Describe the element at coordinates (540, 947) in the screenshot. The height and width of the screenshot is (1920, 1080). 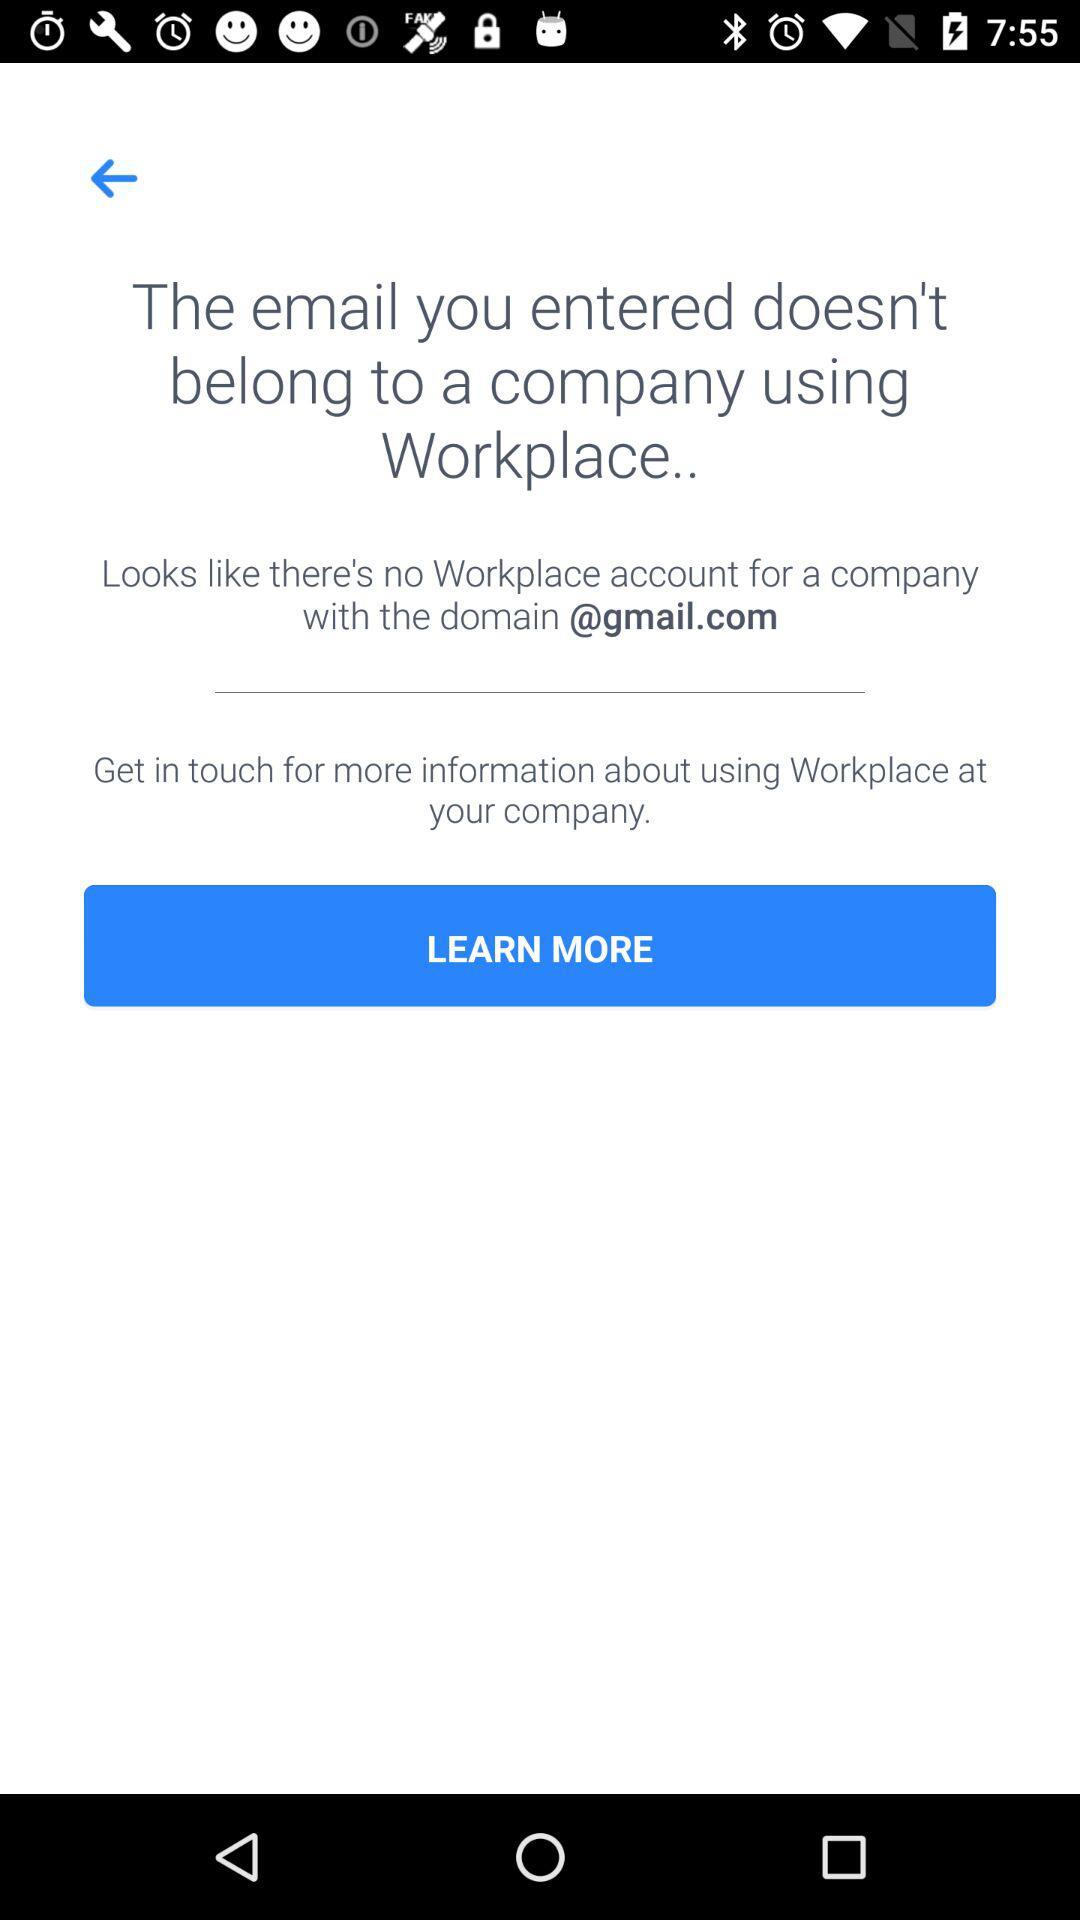
I see `the learn more icon` at that location.